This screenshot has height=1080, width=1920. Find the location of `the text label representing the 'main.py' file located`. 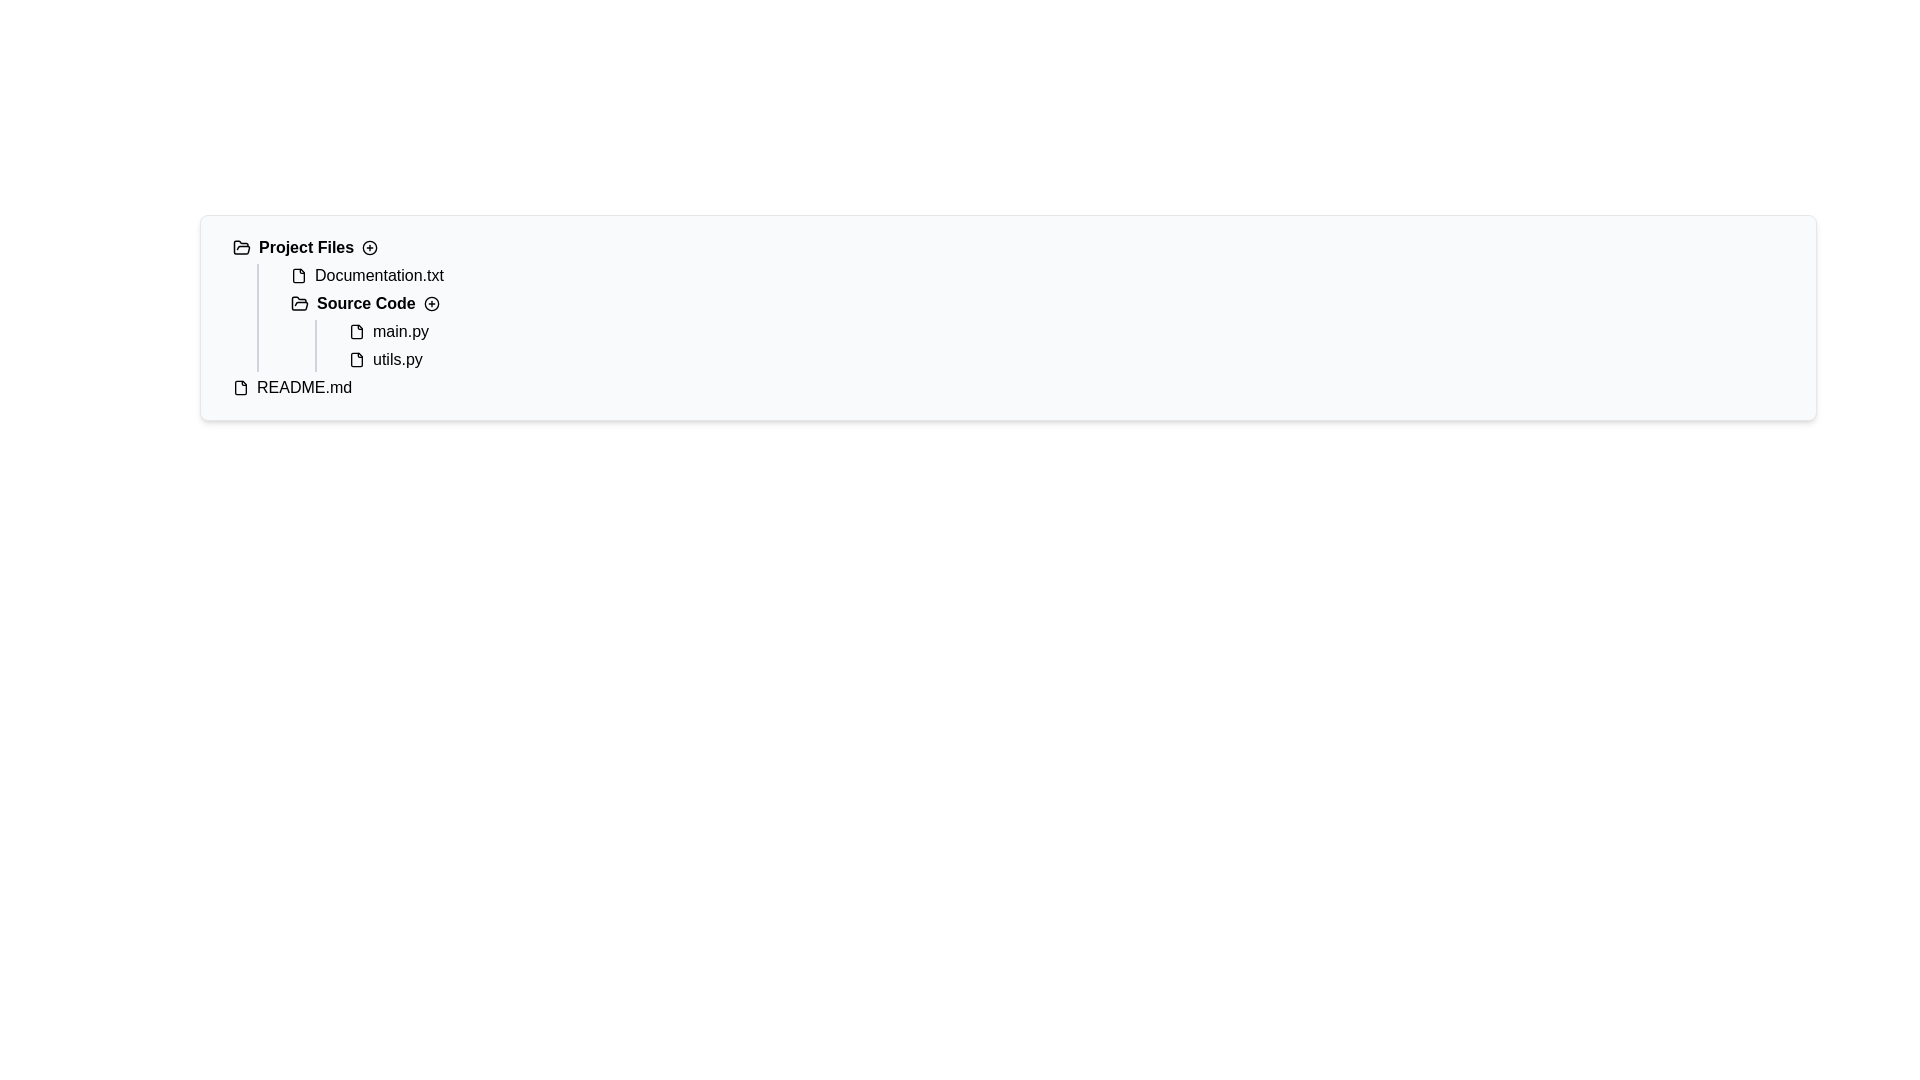

the text label representing the 'main.py' file located is located at coordinates (400, 330).